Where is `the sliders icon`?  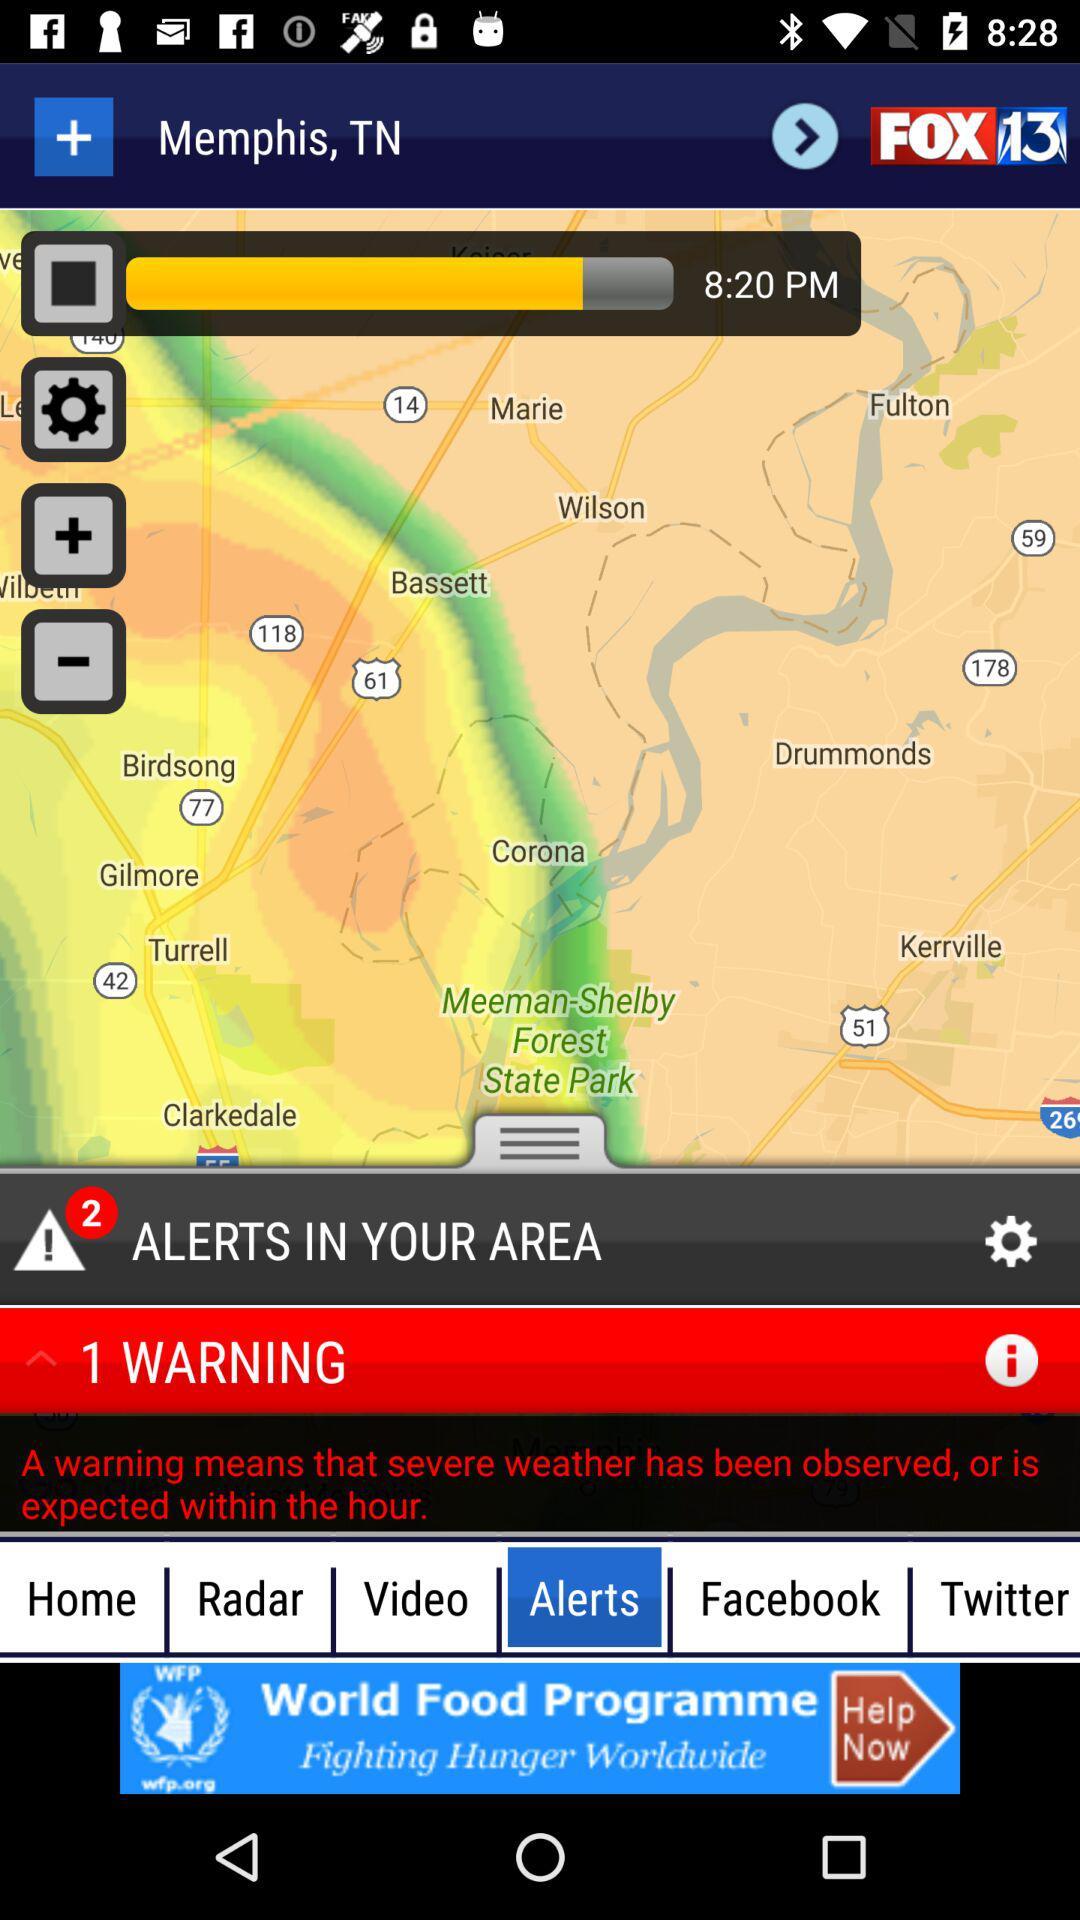
the sliders icon is located at coordinates (967, 135).